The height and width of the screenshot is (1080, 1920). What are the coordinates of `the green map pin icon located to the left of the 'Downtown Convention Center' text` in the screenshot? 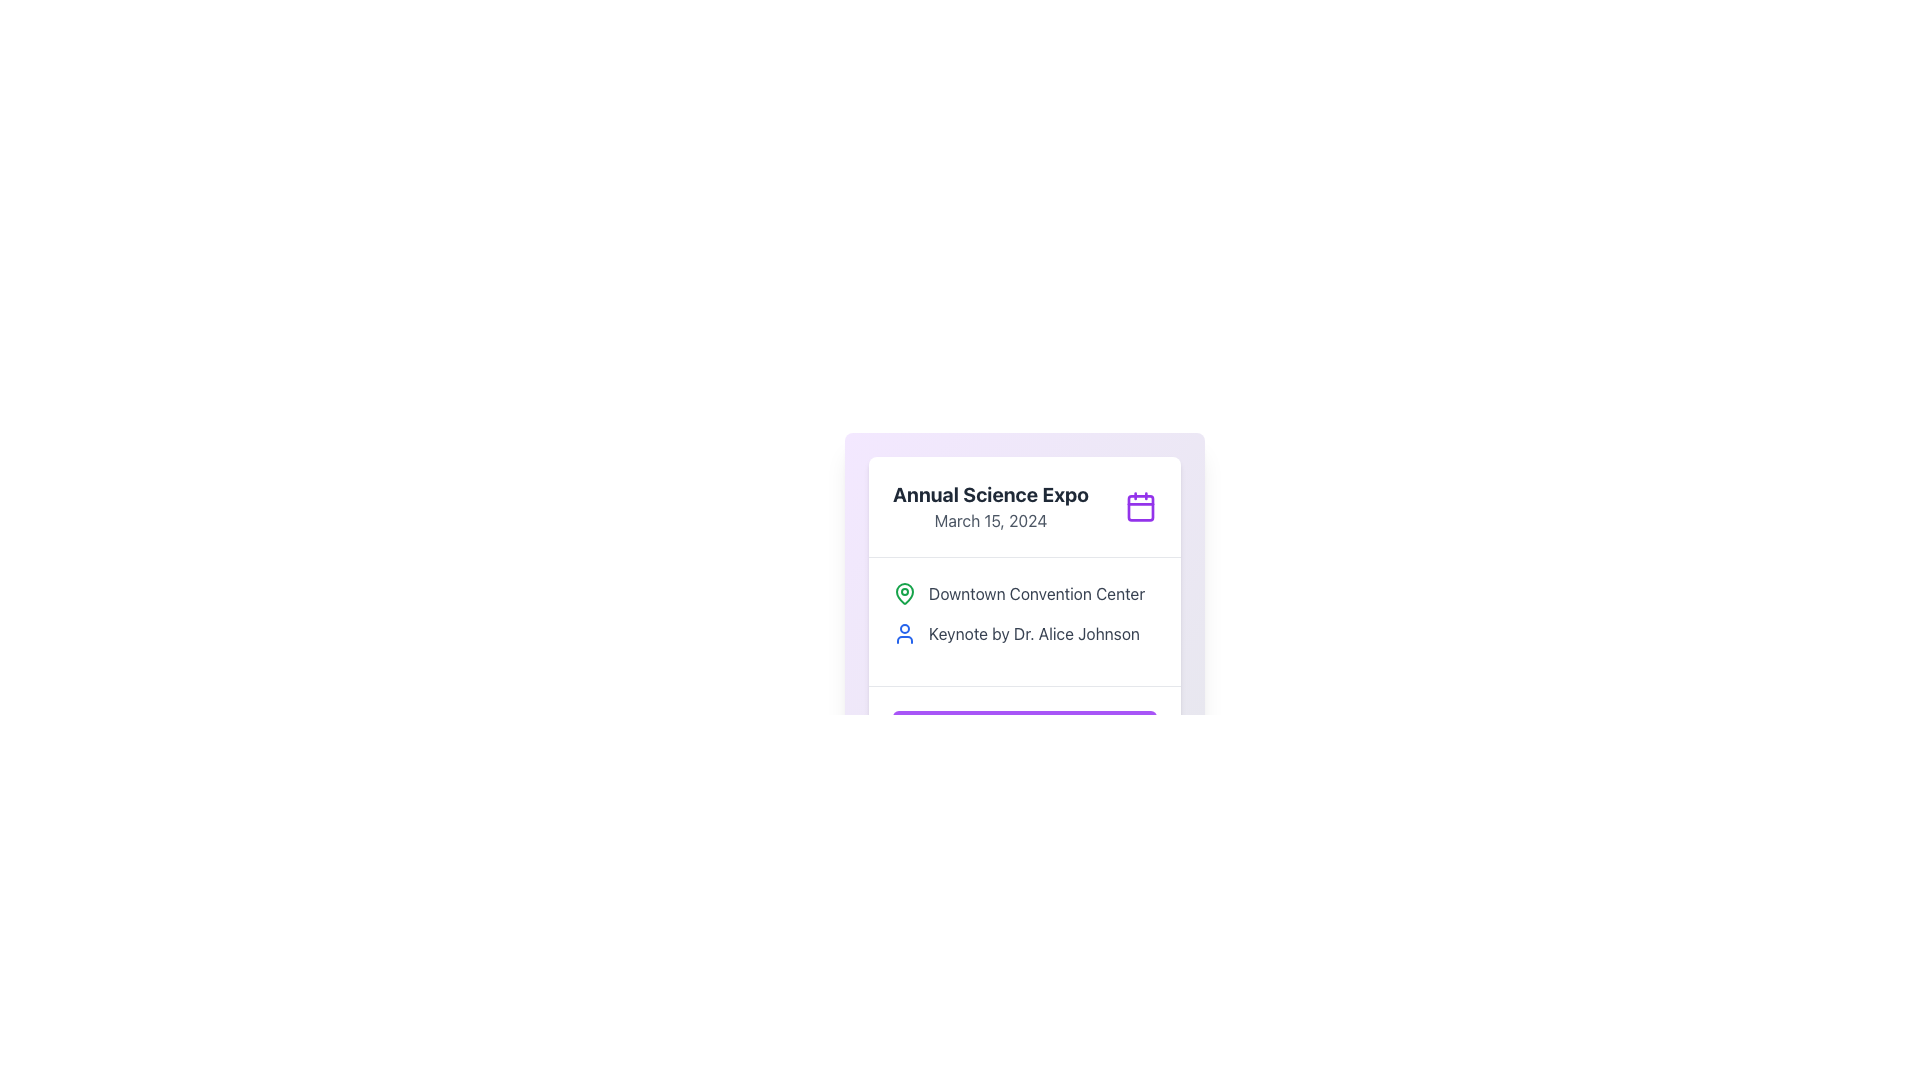 It's located at (904, 592).